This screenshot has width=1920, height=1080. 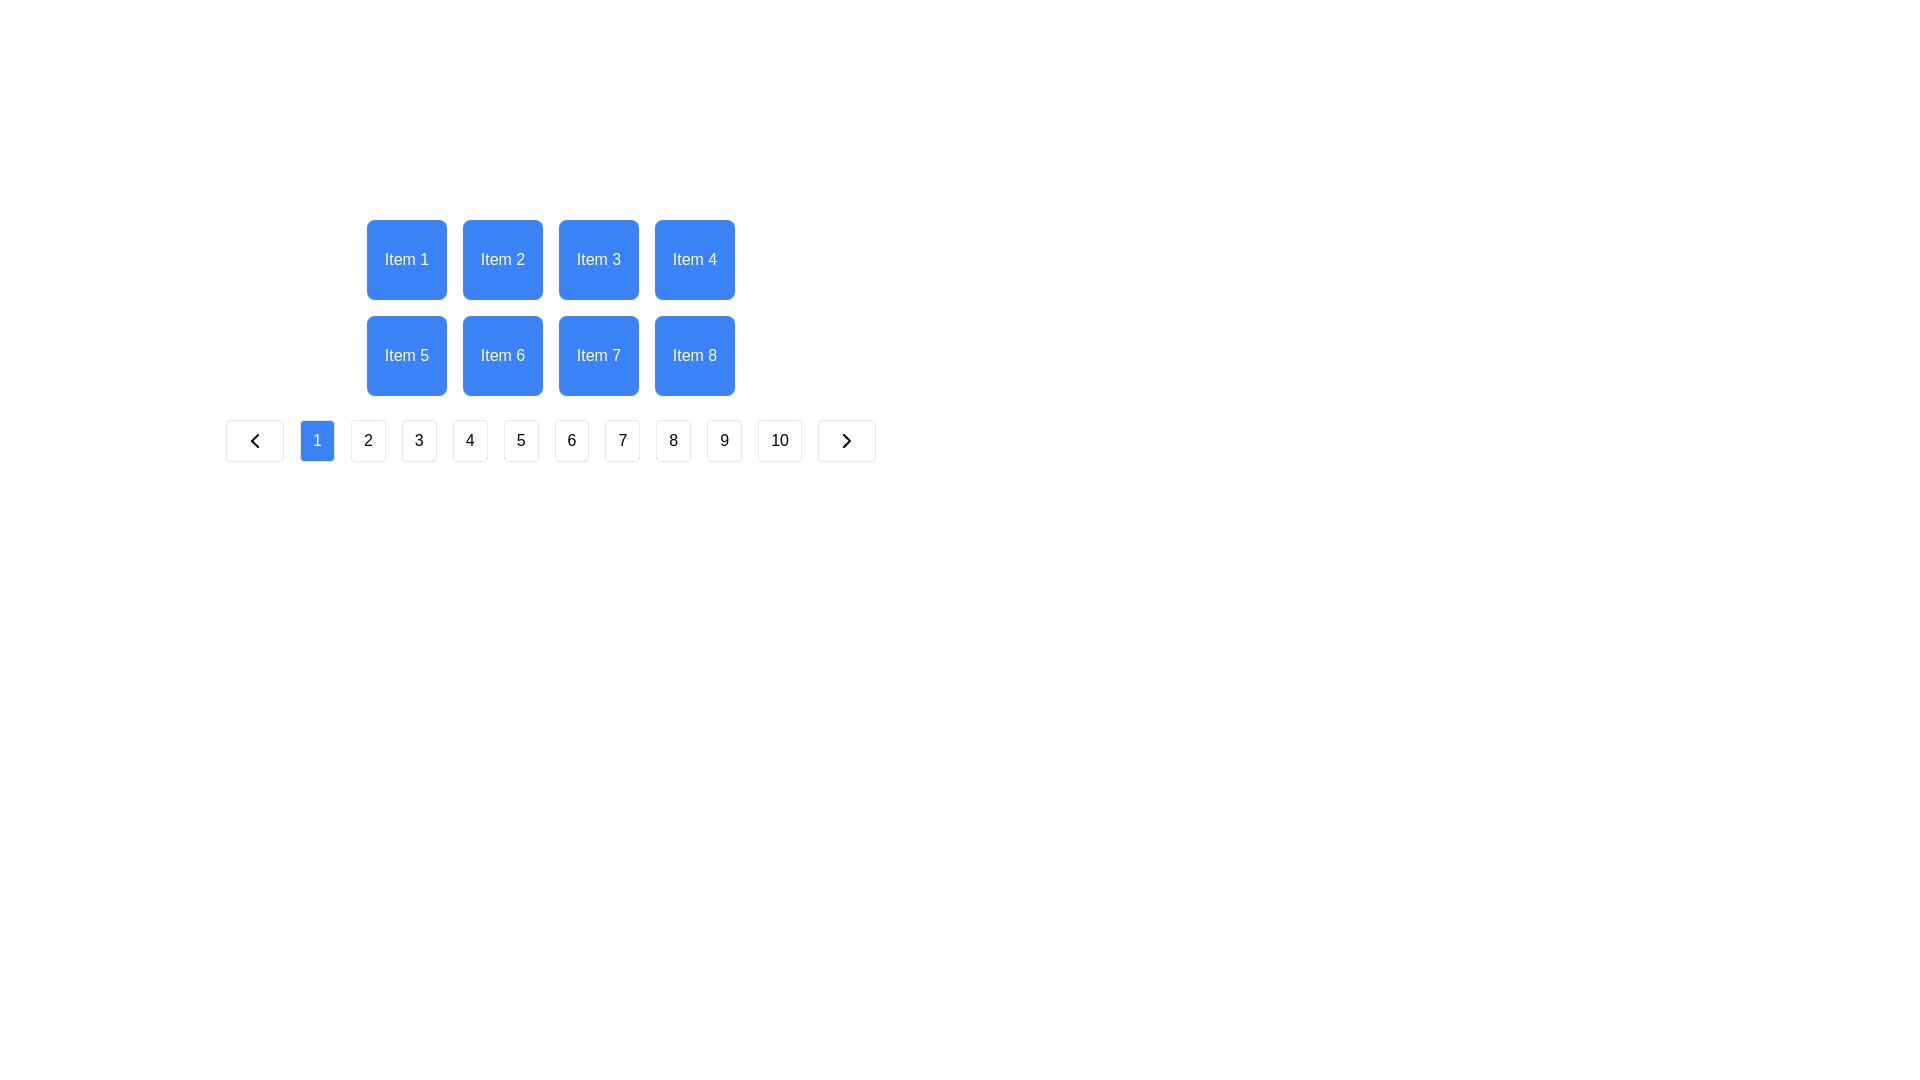 I want to click on the button labeled '5' with a white background and black text, so click(x=521, y=439).